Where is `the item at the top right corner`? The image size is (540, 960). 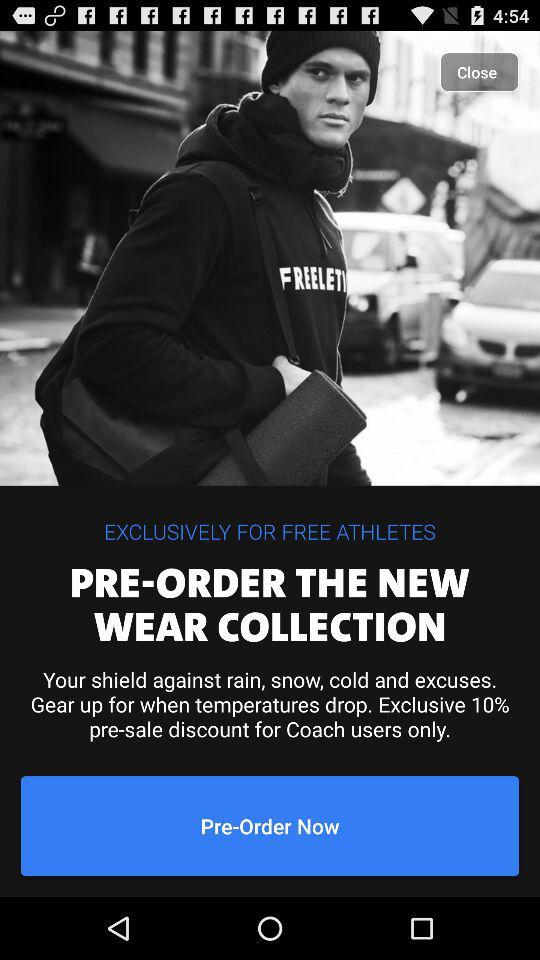
the item at the top right corner is located at coordinates (478, 72).